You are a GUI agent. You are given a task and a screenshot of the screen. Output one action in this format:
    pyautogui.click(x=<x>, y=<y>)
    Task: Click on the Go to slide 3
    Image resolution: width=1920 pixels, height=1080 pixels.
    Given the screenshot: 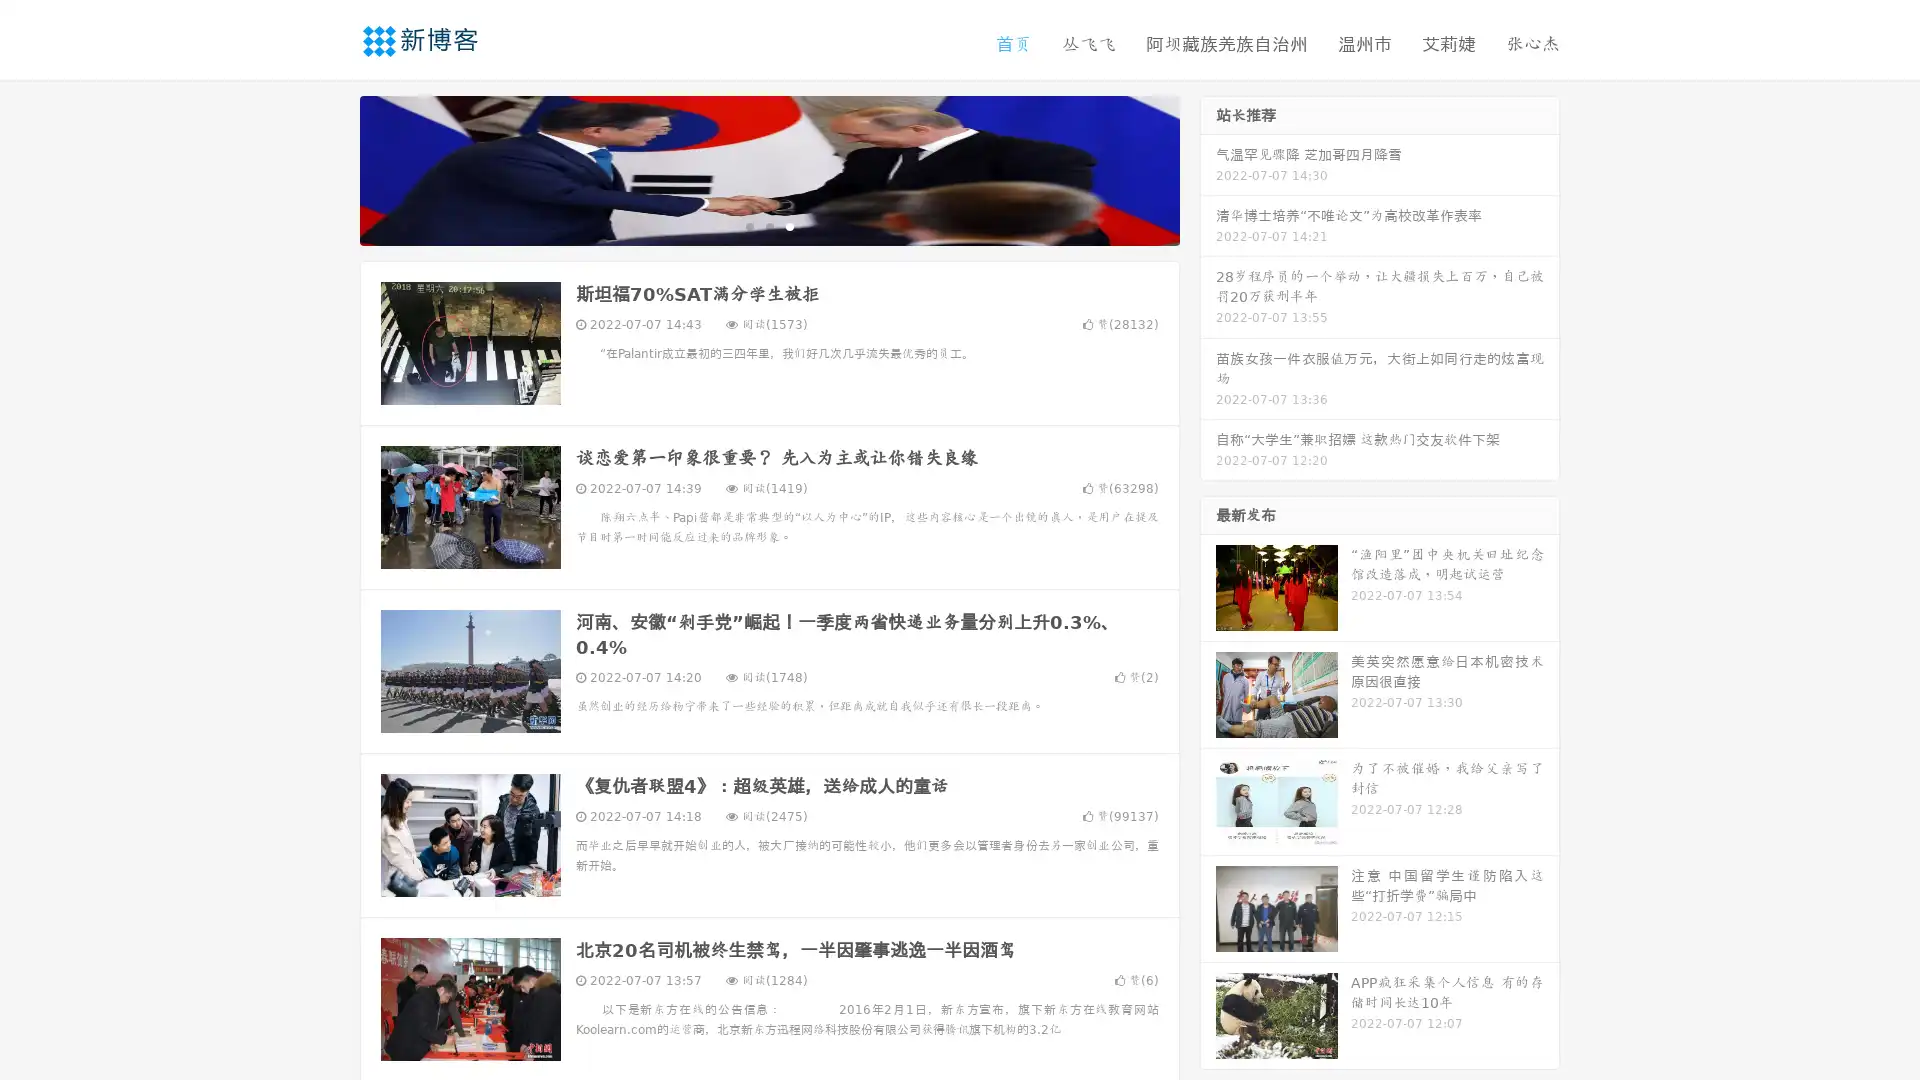 What is the action you would take?
    pyautogui.click(x=789, y=225)
    